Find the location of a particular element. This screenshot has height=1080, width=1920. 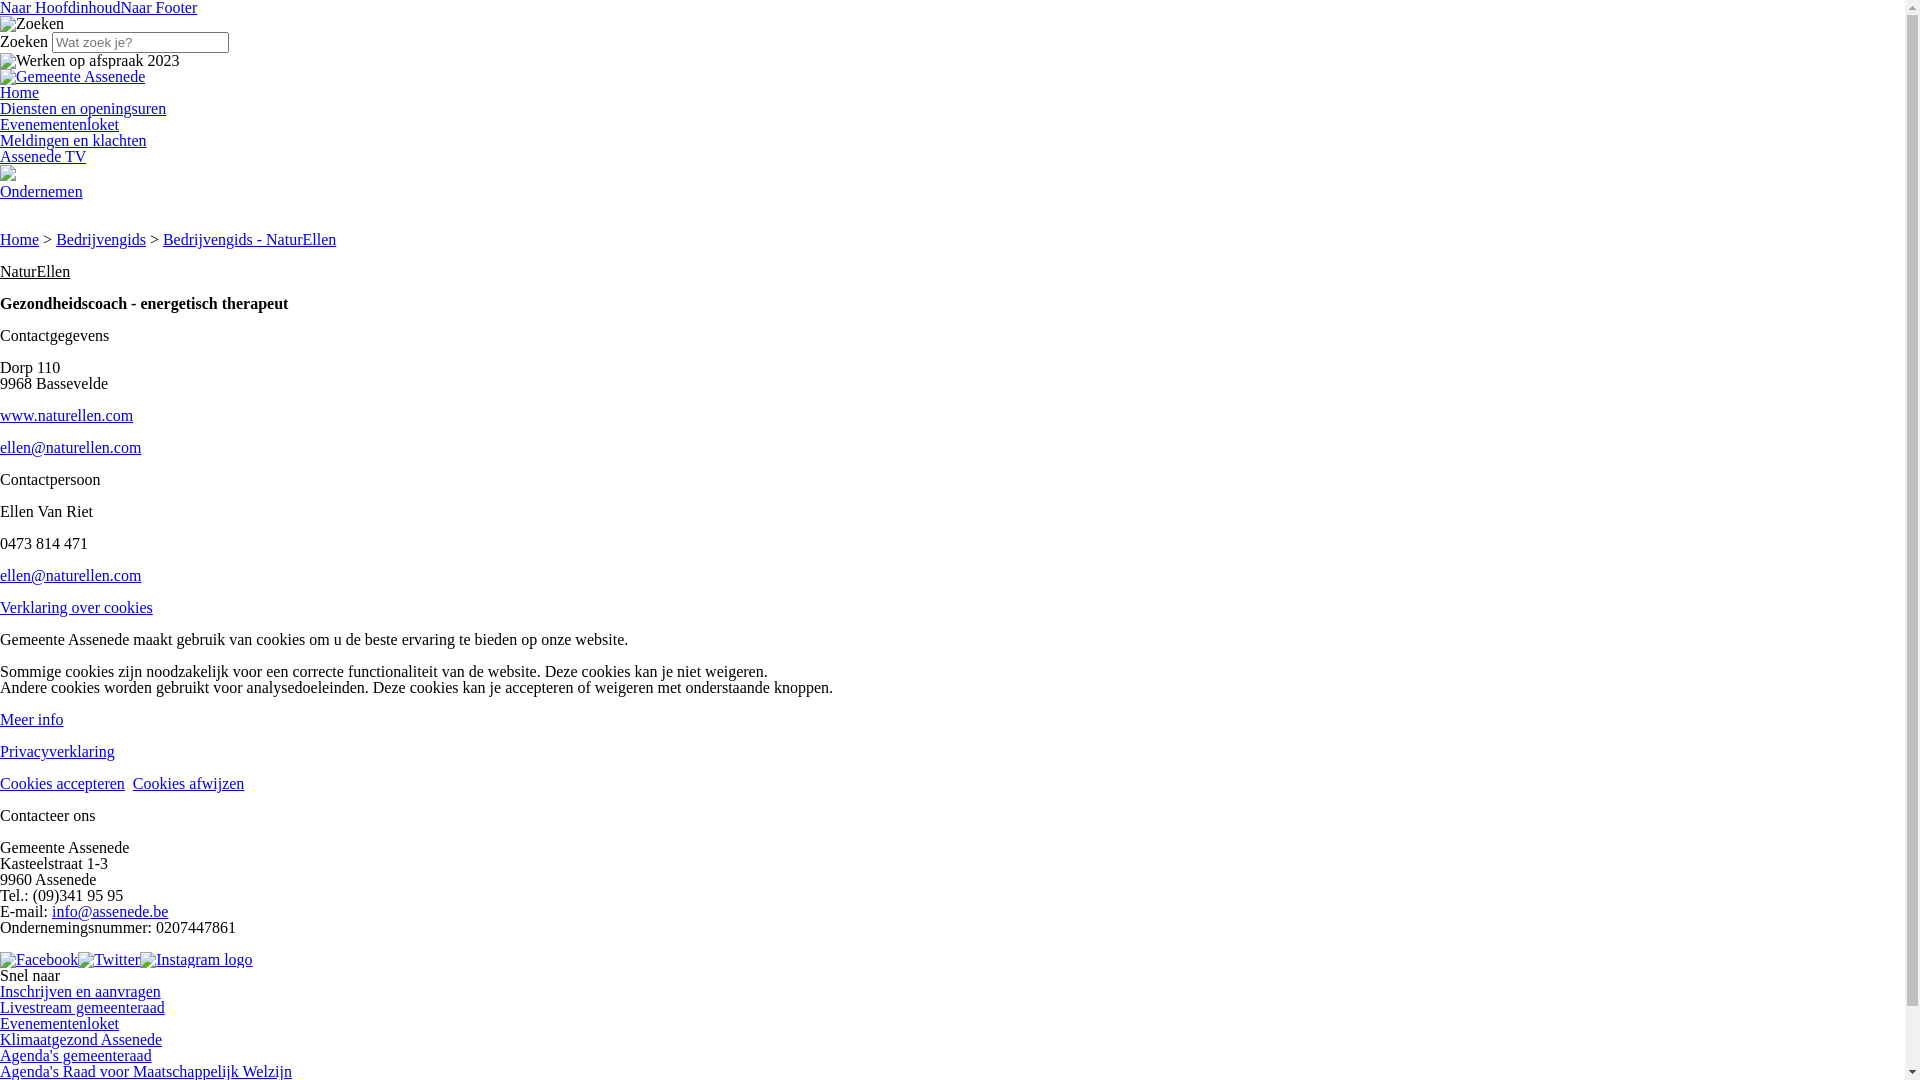

'Werken op afspraak 2023' is located at coordinates (89, 60).